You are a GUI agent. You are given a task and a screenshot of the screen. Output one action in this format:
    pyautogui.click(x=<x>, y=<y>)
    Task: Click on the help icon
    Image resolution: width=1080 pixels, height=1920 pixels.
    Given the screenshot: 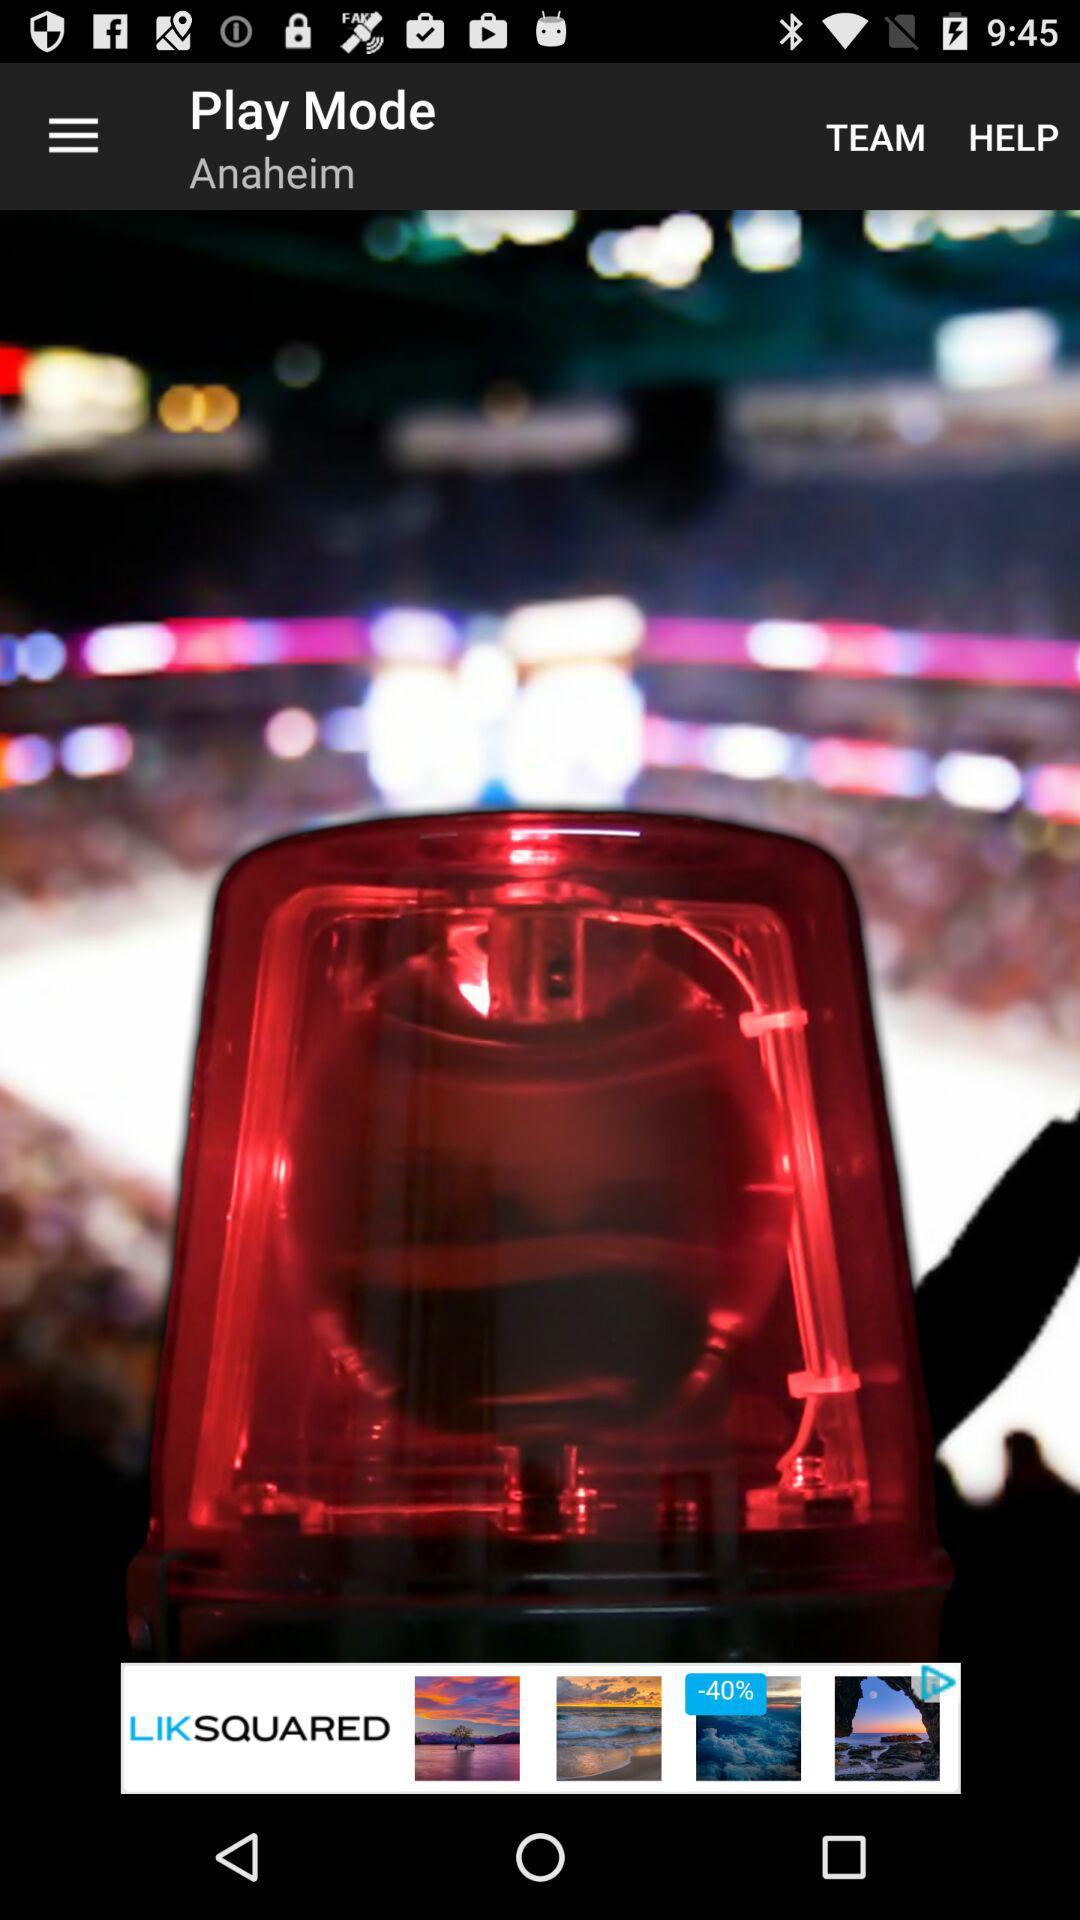 What is the action you would take?
    pyautogui.click(x=1013, y=135)
    